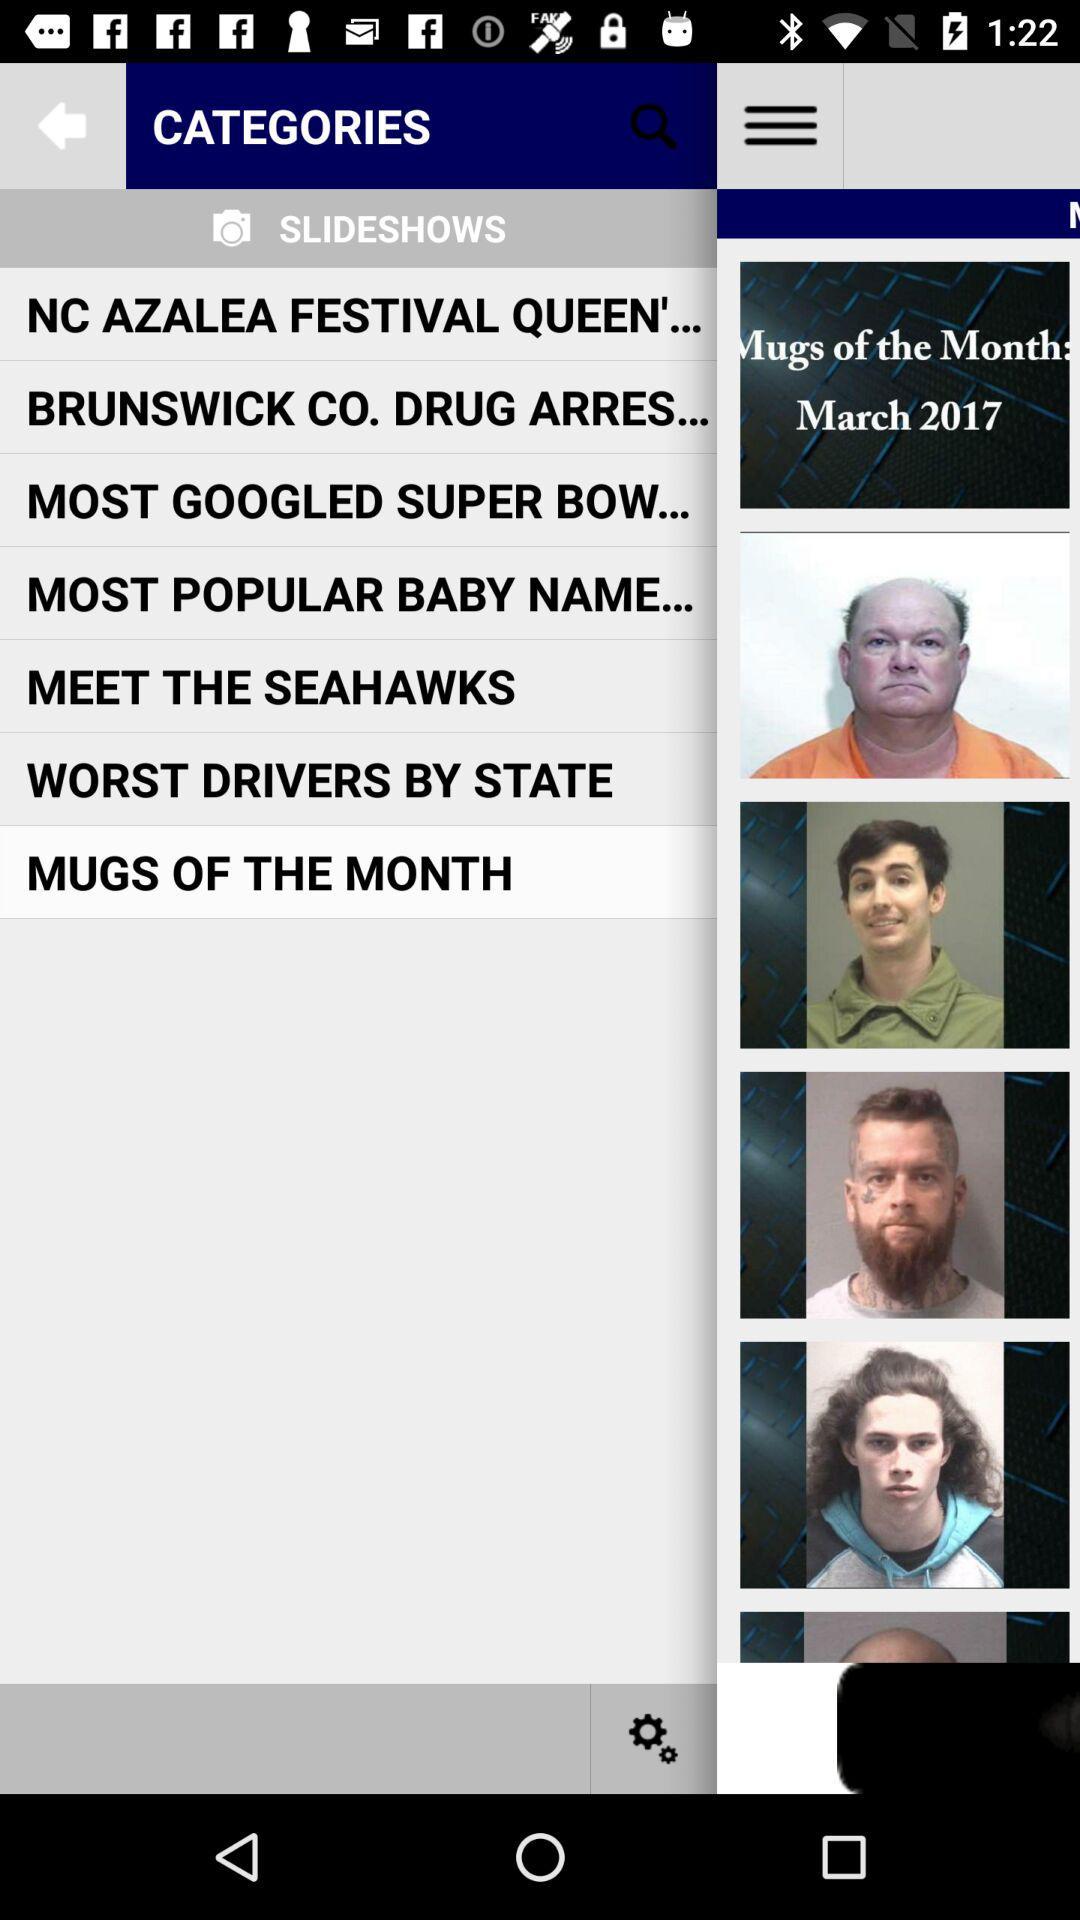 Image resolution: width=1080 pixels, height=1920 pixels. What do you see at coordinates (654, 124) in the screenshot?
I see `the search icon` at bounding box center [654, 124].